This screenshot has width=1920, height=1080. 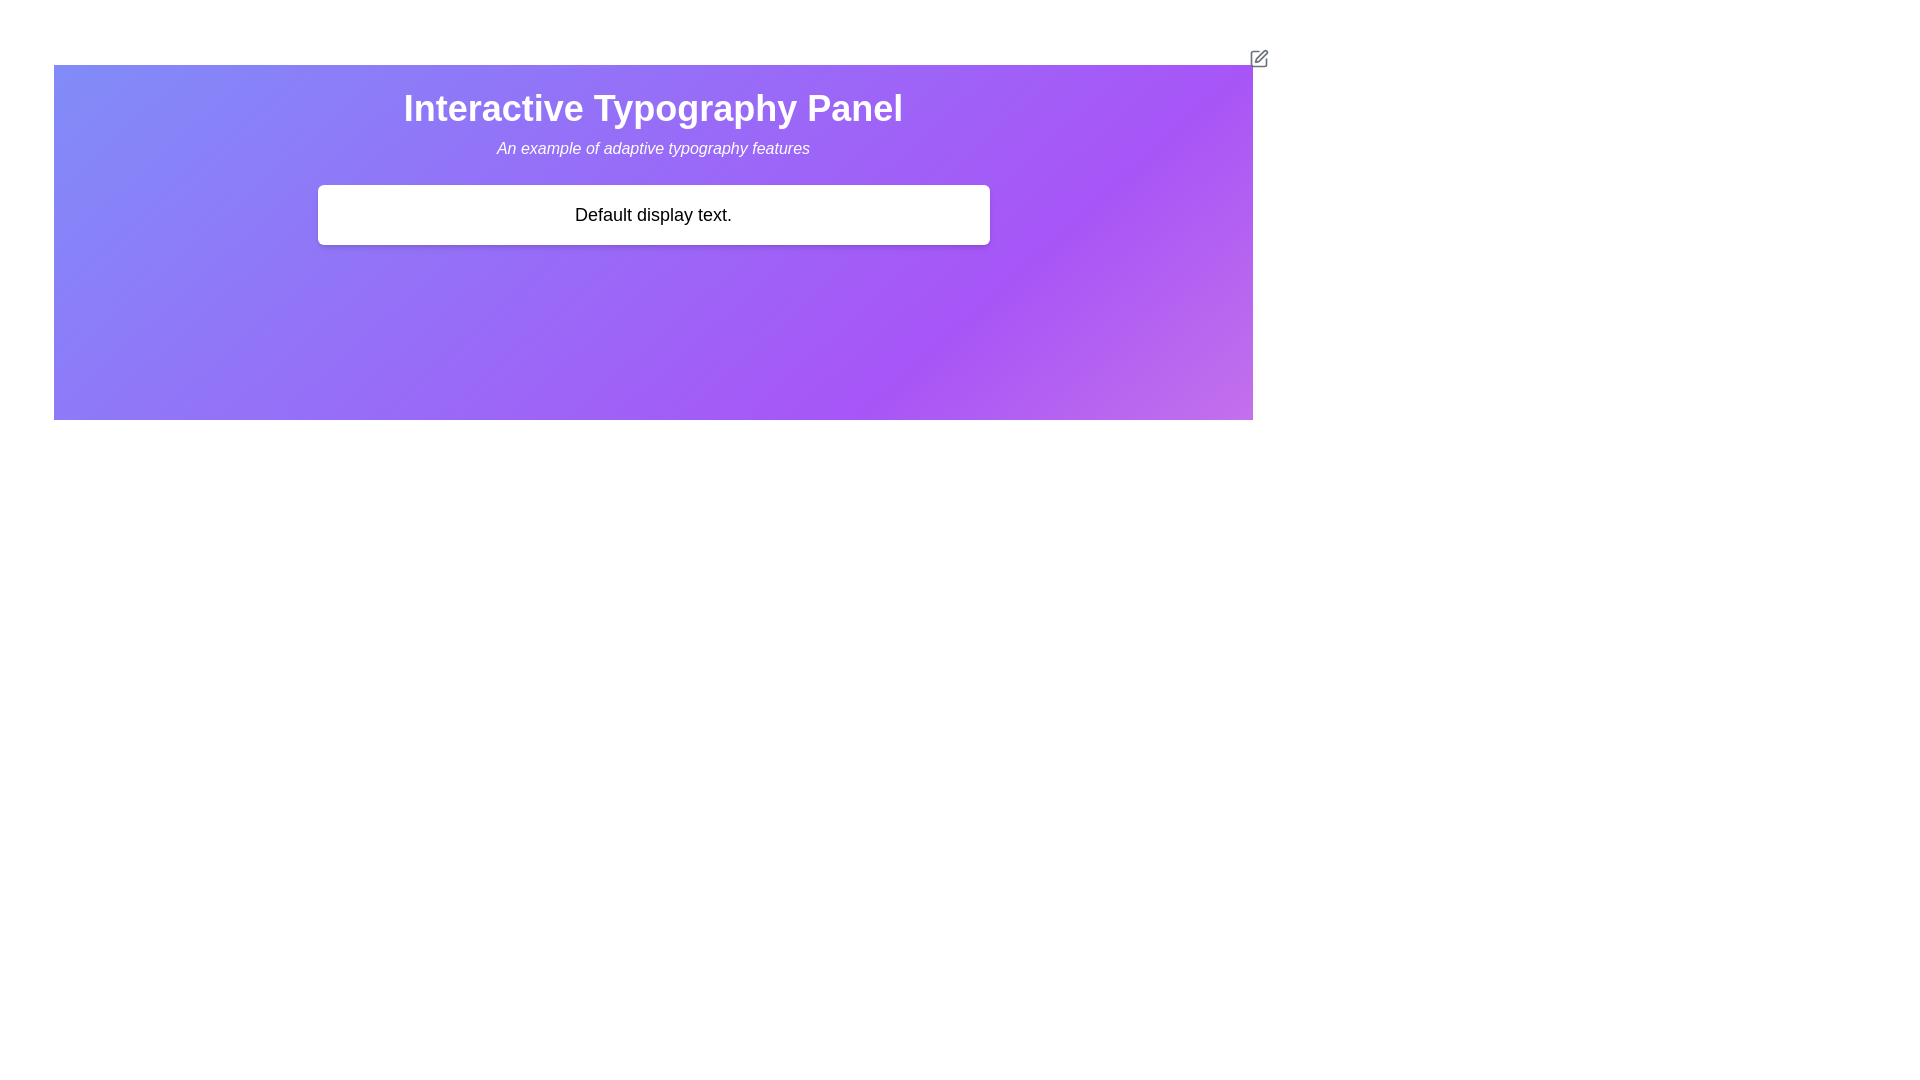 I want to click on the Text block titled 'Interactive Typography Panel' with the subtitle 'An example of adaptive typography features' which is located at the top center of the interface, so click(x=653, y=124).